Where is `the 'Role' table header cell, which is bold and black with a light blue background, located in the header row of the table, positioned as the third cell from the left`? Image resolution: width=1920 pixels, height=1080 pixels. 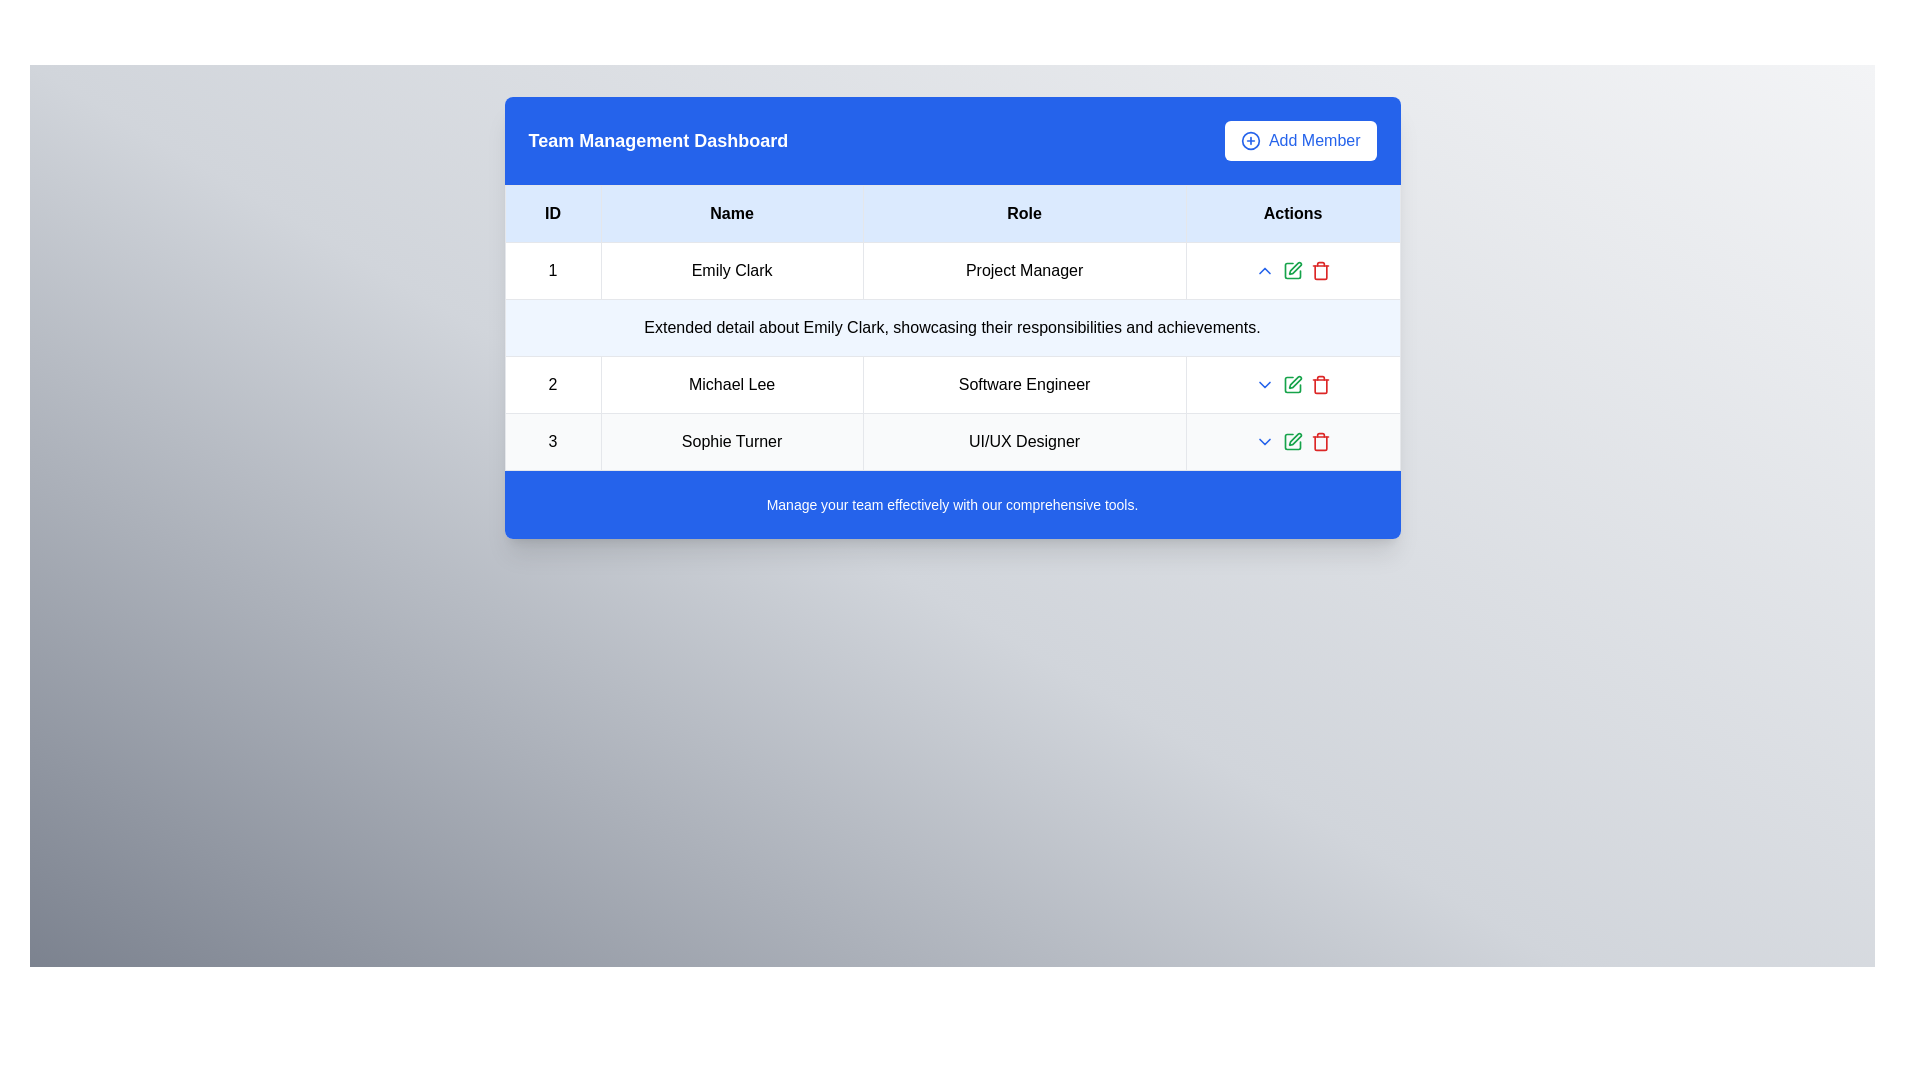 the 'Role' table header cell, which is bold and black with a light blue background, located in the header row of the table, positioned as the third cell from the left is located at coordinates (1024, 213).